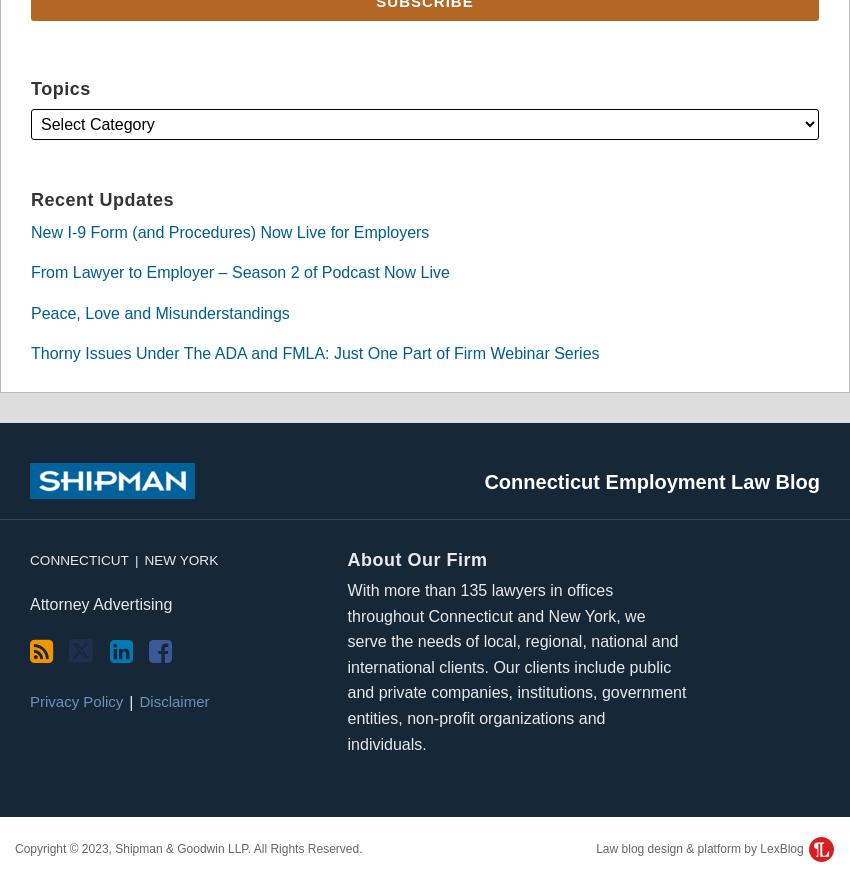 This screenshot has height=880, width=850. I want to click on 'Copyright © 2023, Shipman & Goodwin LLP. All Rights Reserved.', so click(13, 849).